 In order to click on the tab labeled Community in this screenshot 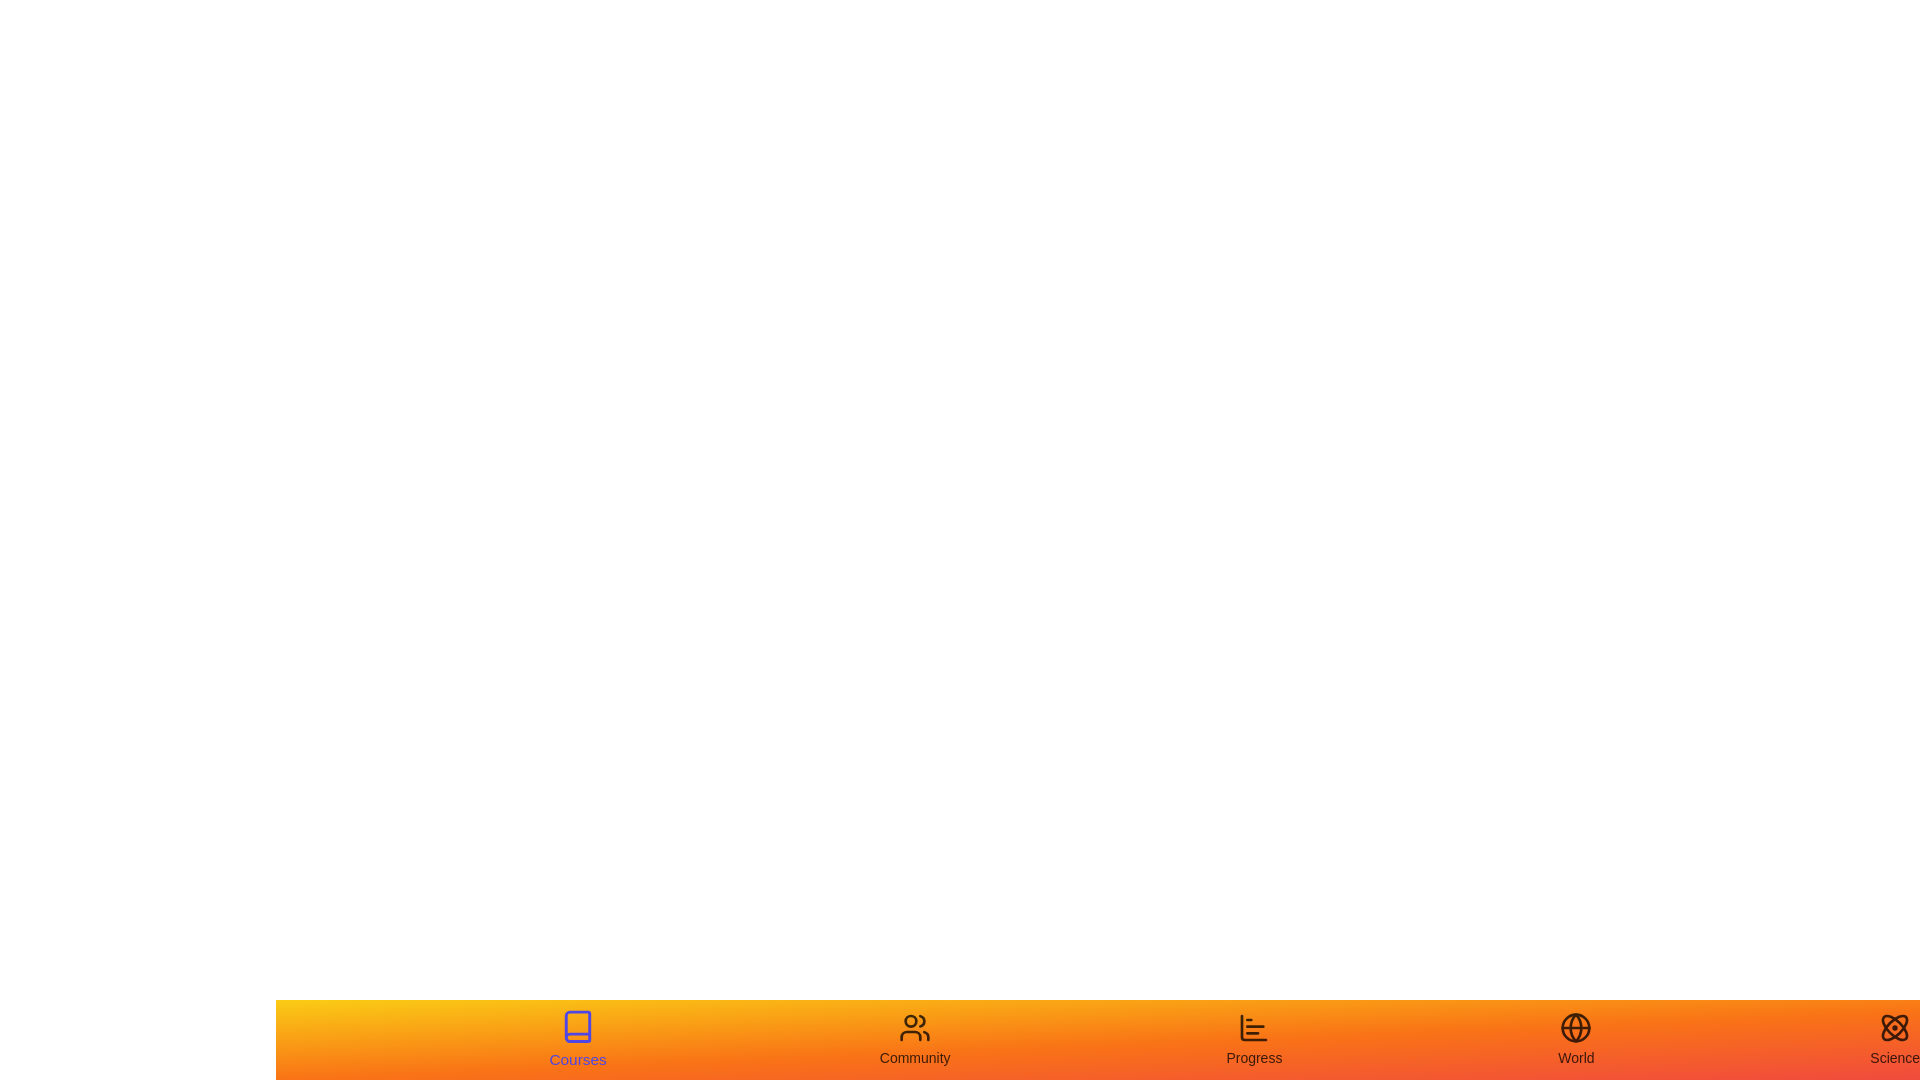, I will do `click(914, 1039)`.